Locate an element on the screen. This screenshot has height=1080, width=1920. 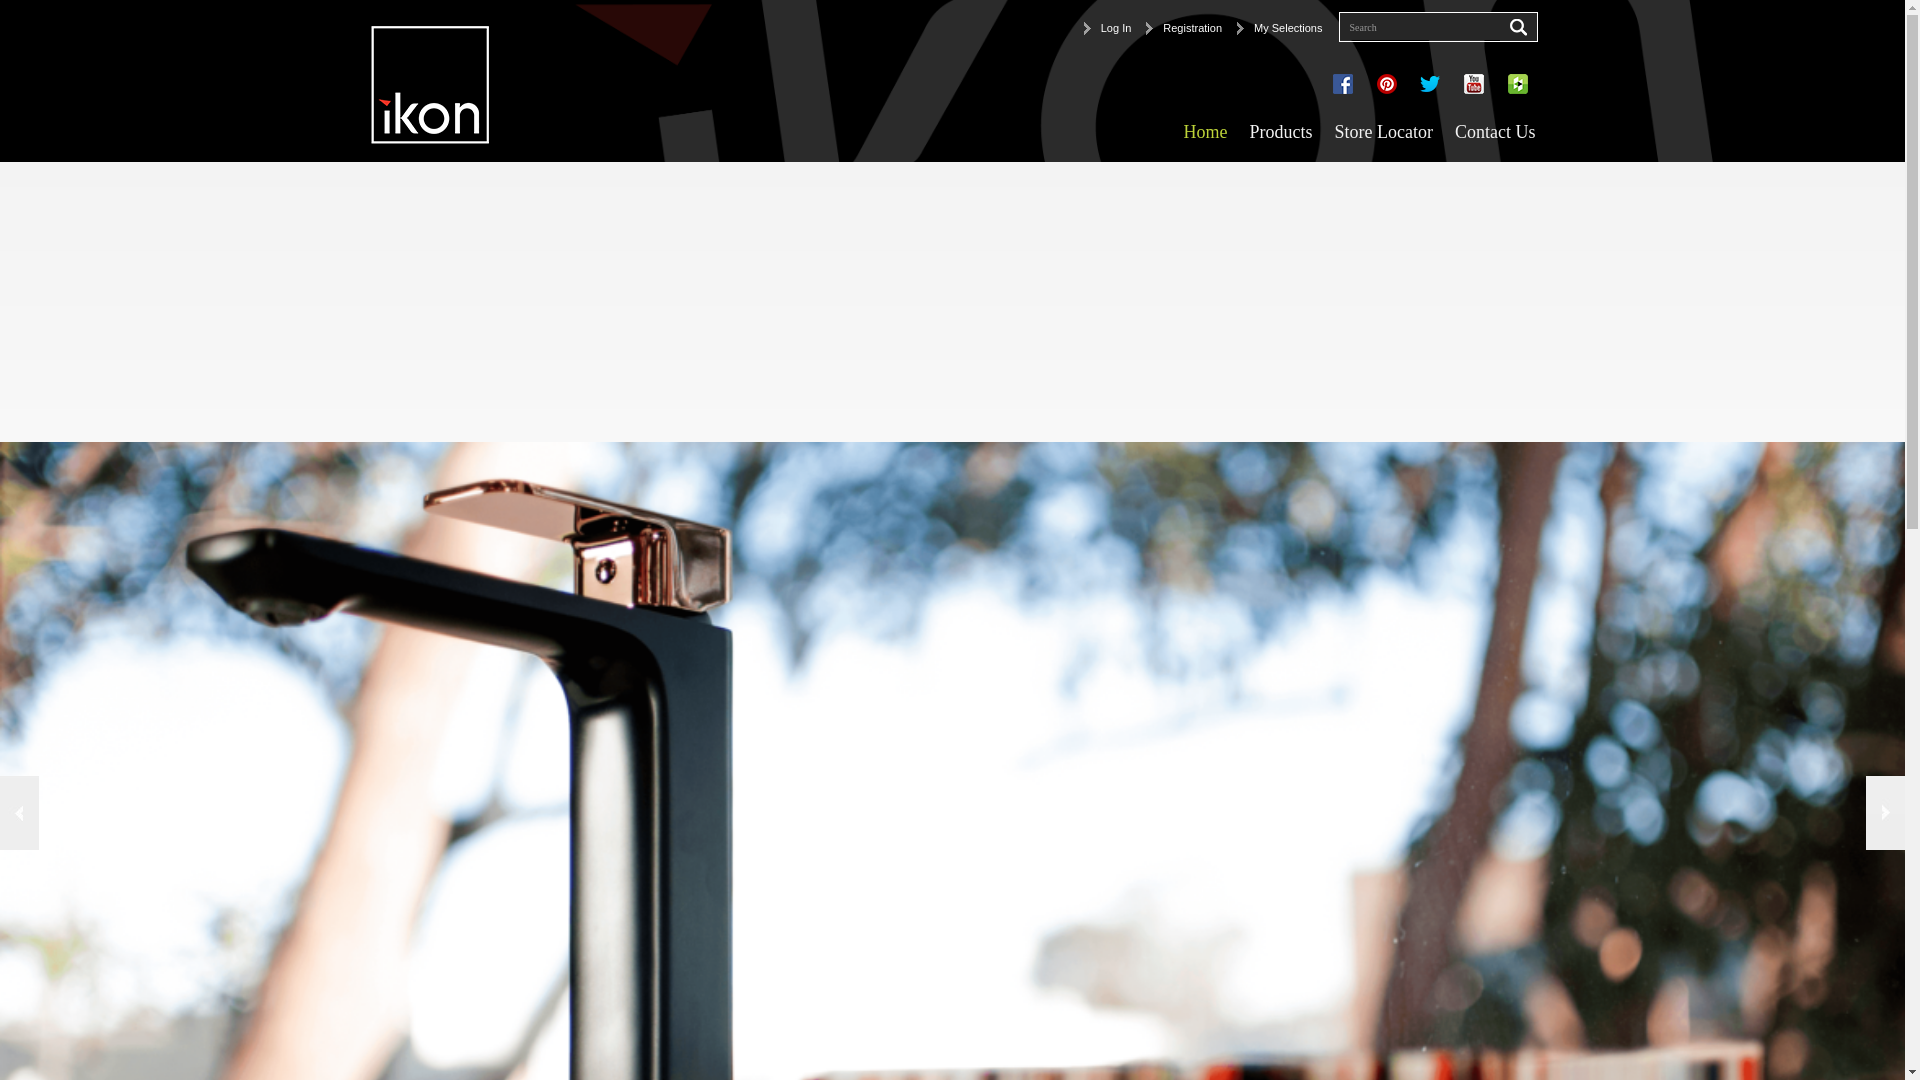
'Home' is located at coordinates (1203, 132).